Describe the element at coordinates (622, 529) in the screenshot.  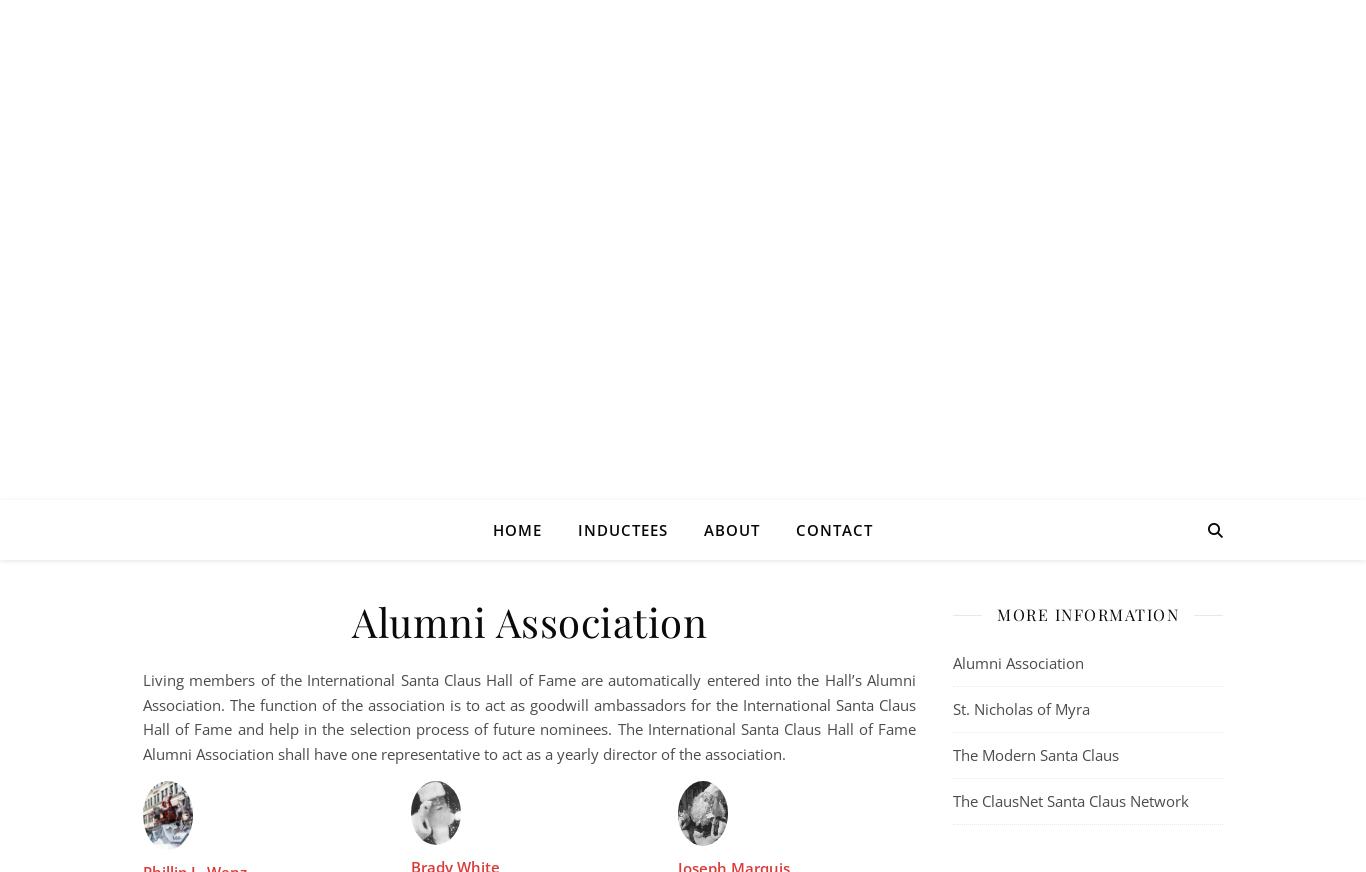
I see `'Inductees'` at that location.